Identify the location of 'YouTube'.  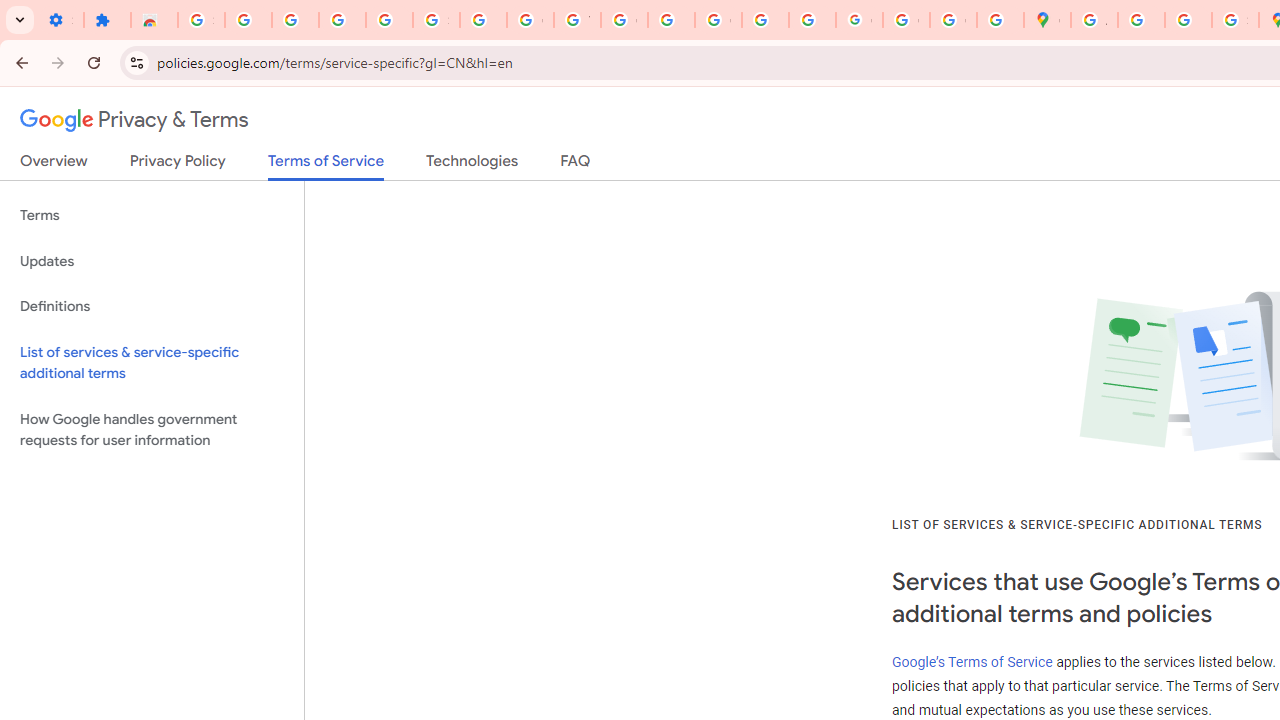
(576, 20).